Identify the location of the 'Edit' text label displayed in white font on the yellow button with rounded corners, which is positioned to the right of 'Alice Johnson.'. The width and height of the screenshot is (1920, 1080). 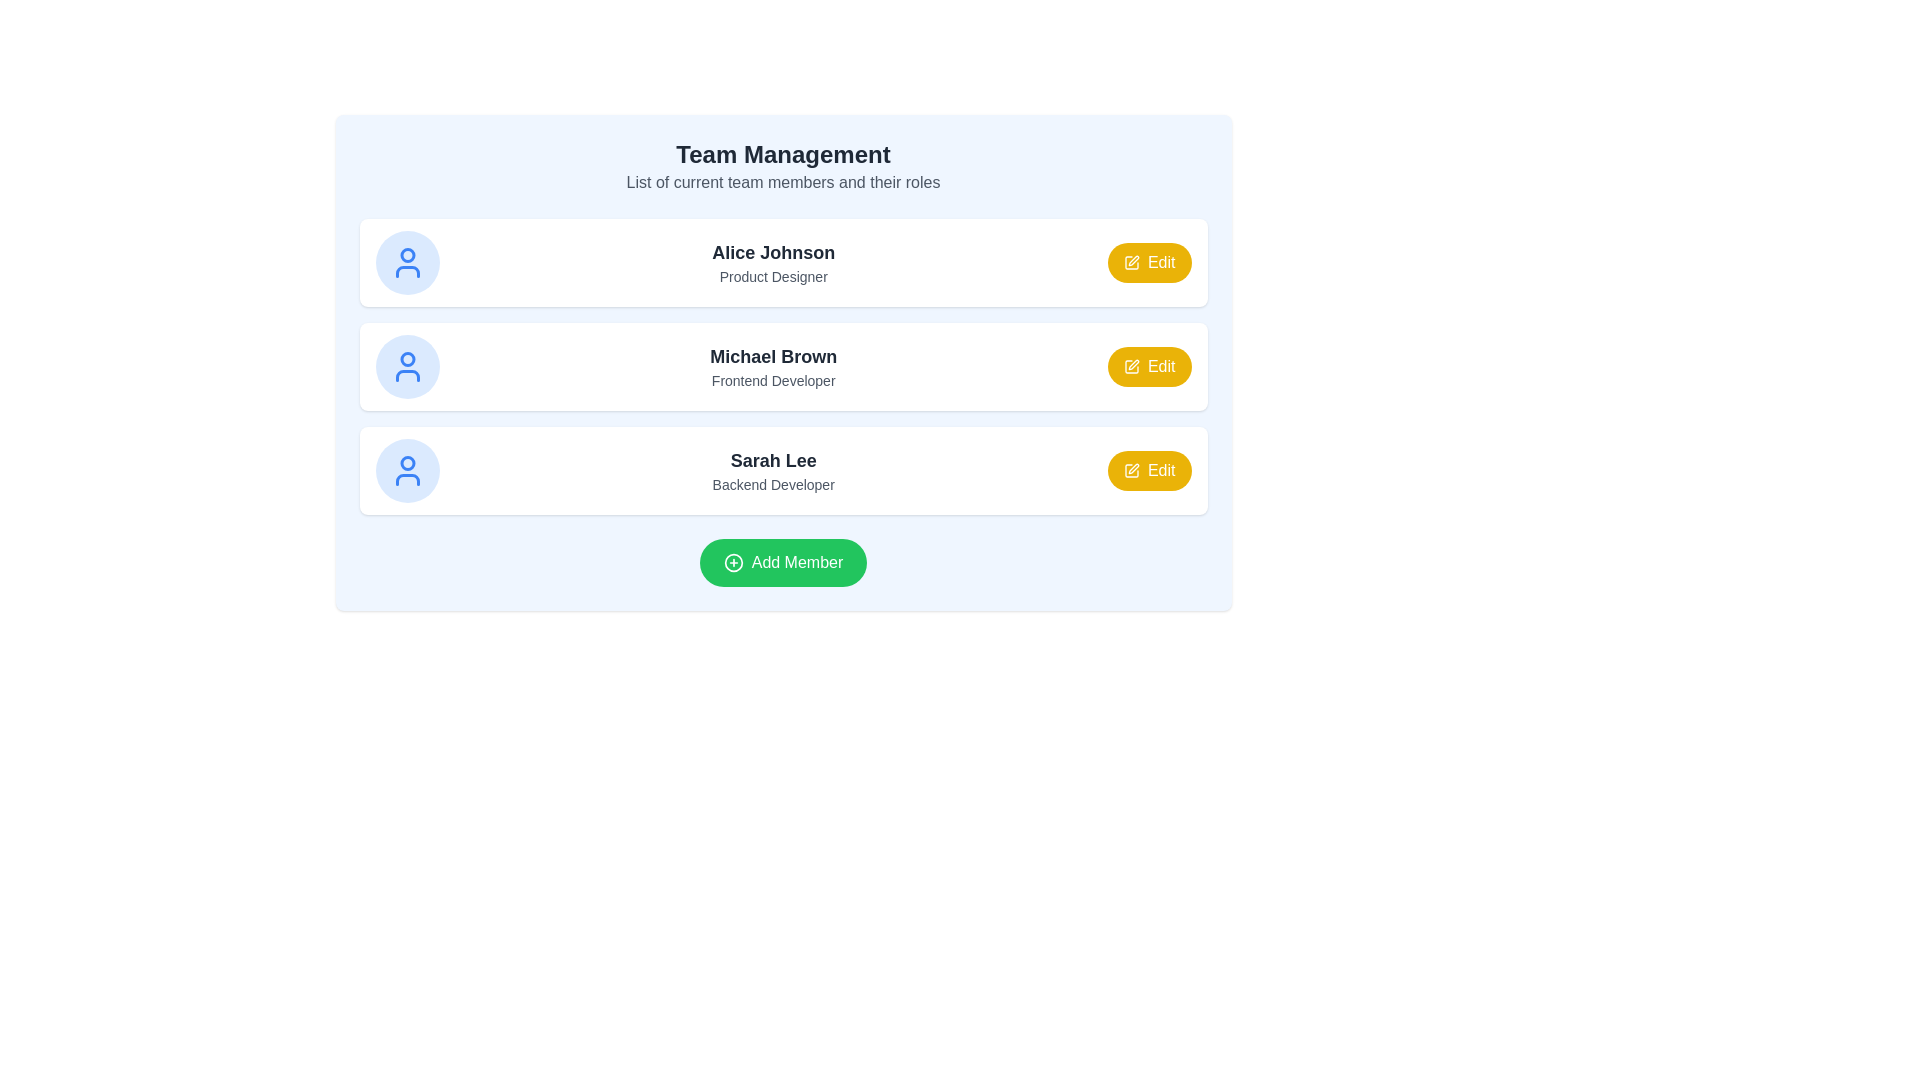
(1161, 261).